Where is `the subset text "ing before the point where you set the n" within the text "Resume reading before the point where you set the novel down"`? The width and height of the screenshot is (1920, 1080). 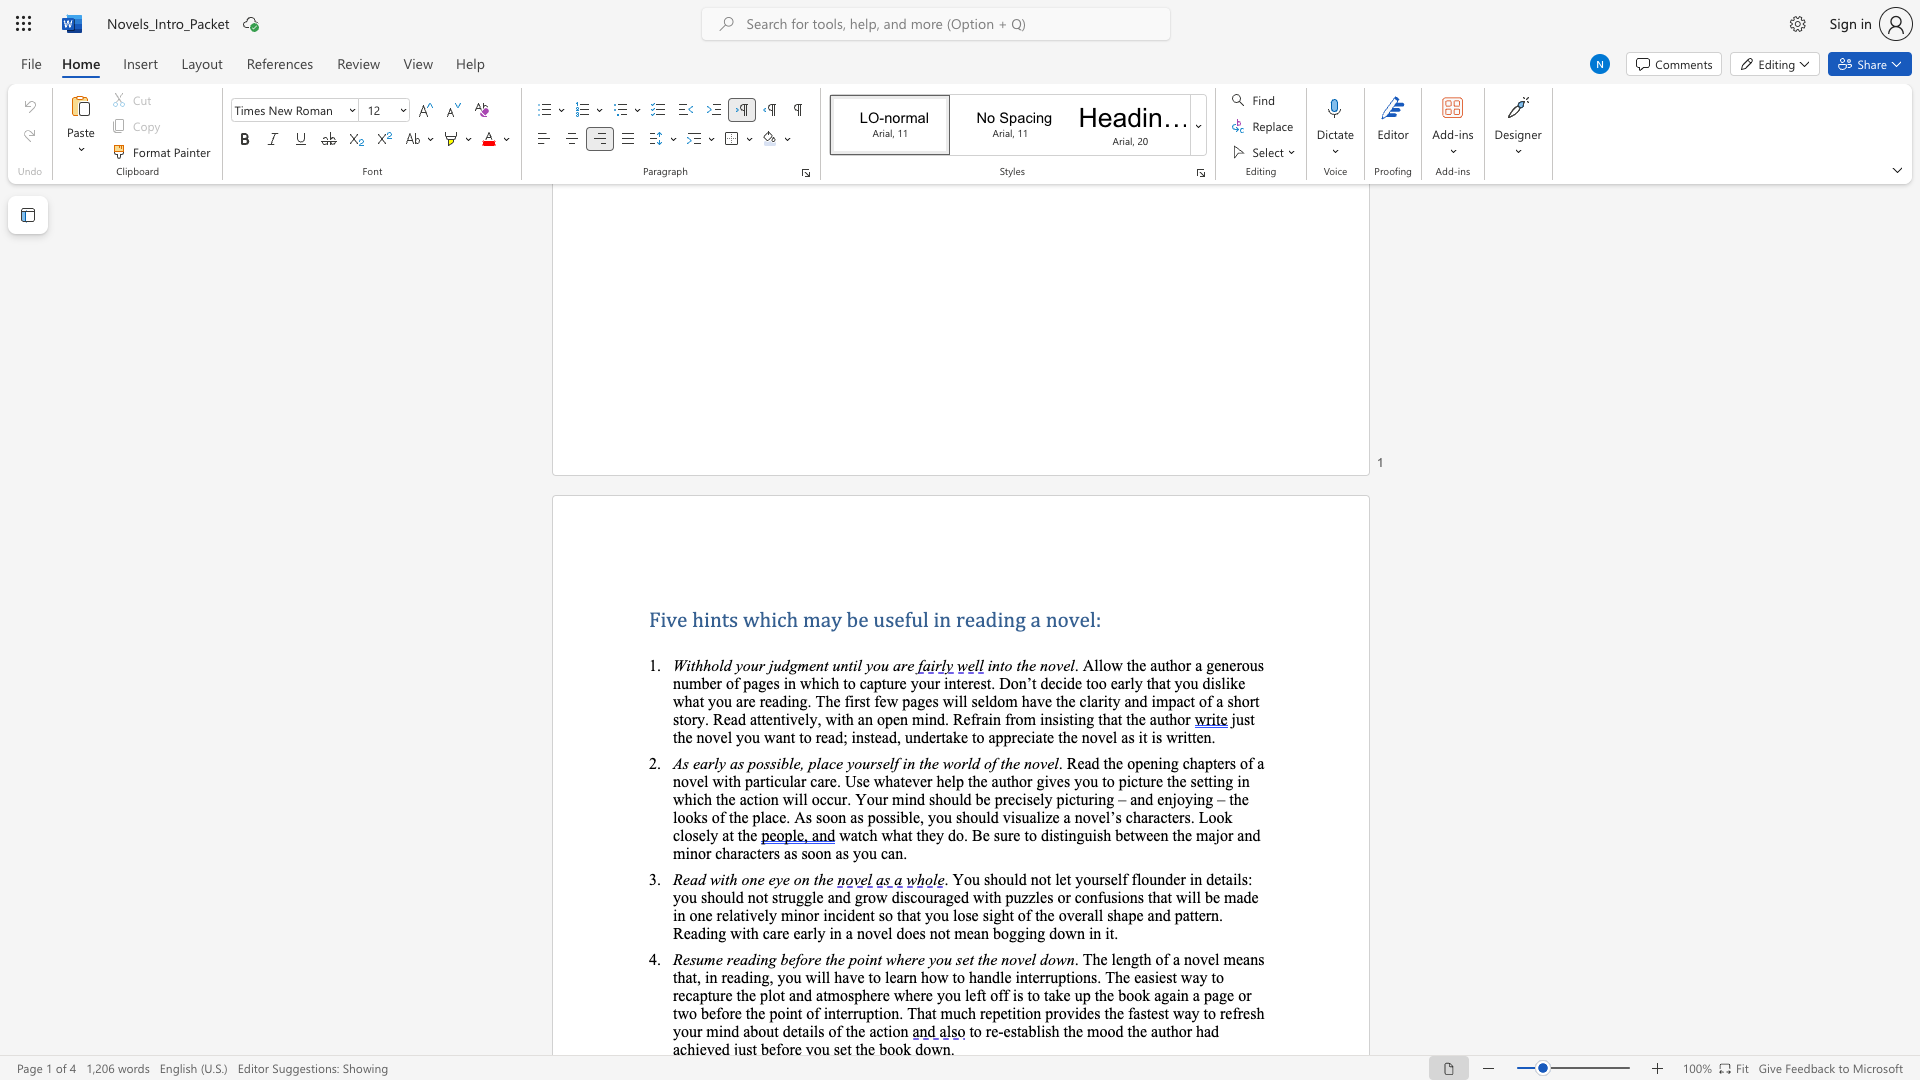 the subset text "ing before the point where you set the n" within the text "Resume reading before the point where you set the novel down" is located at coordinates (755, 958).